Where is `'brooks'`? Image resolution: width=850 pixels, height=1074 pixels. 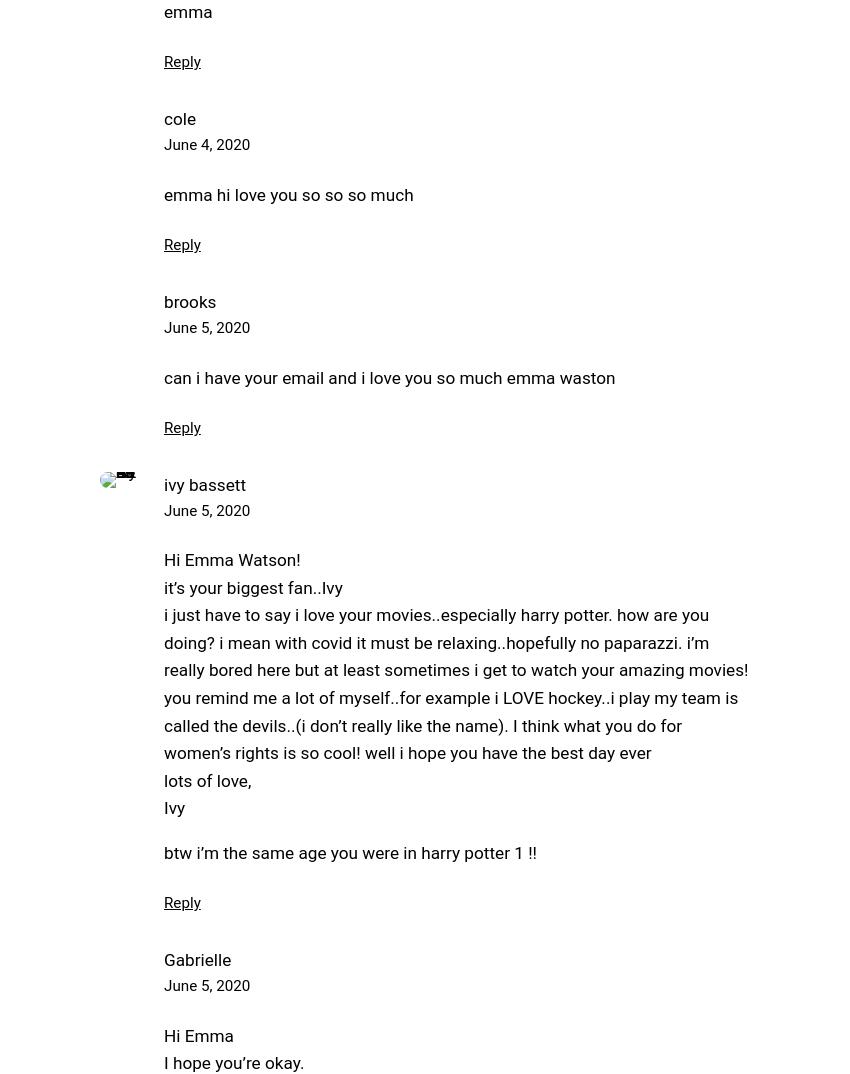 'brooks' is located at coordinates (188, 301).